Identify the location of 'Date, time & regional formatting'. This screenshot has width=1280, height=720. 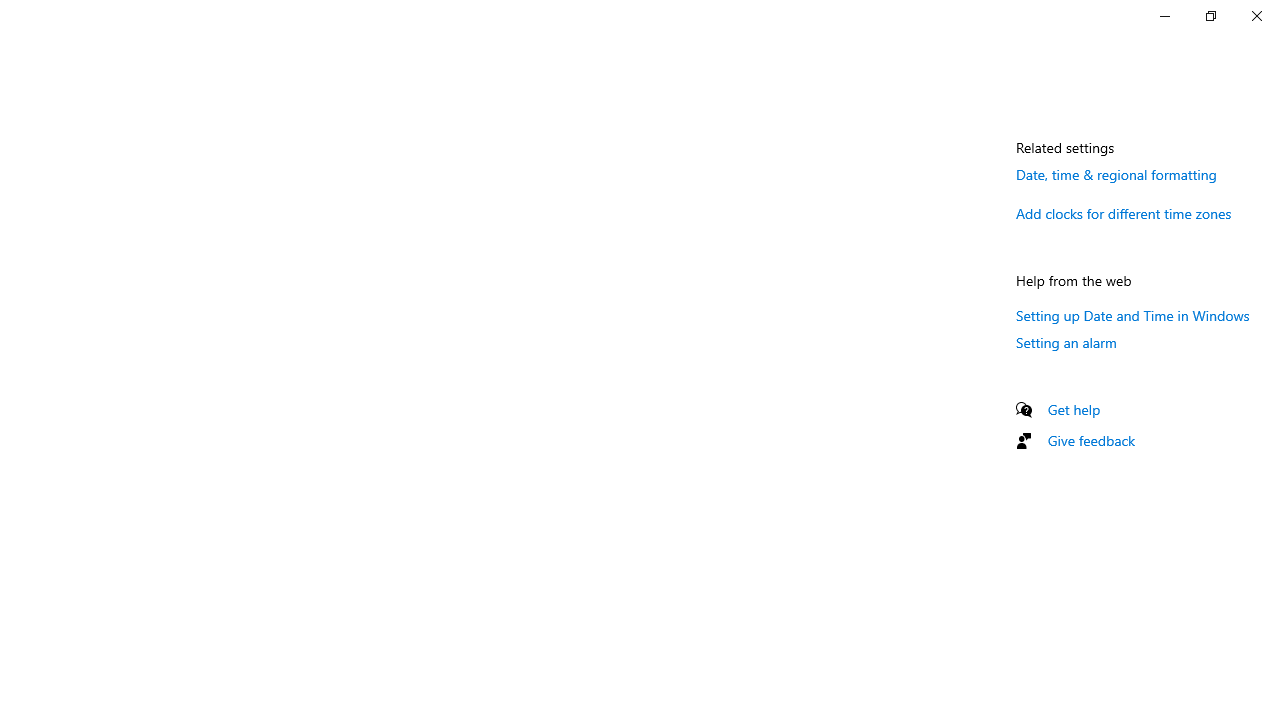
(1115, 173).